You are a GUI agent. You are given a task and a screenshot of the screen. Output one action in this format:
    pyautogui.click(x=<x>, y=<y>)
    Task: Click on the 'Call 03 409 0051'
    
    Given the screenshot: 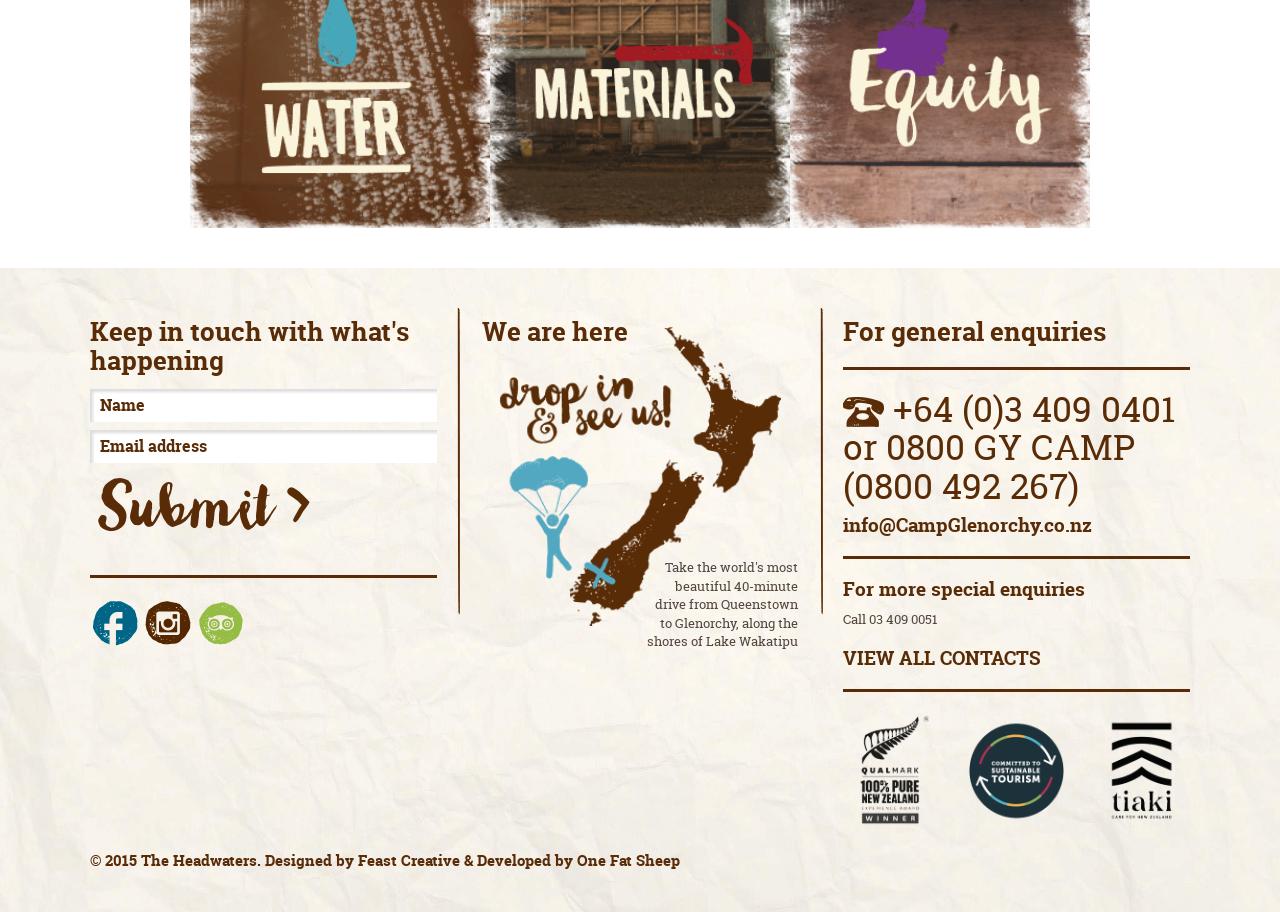 What is the action you would take?
    pyautogui.click(x=843, y=617)
    